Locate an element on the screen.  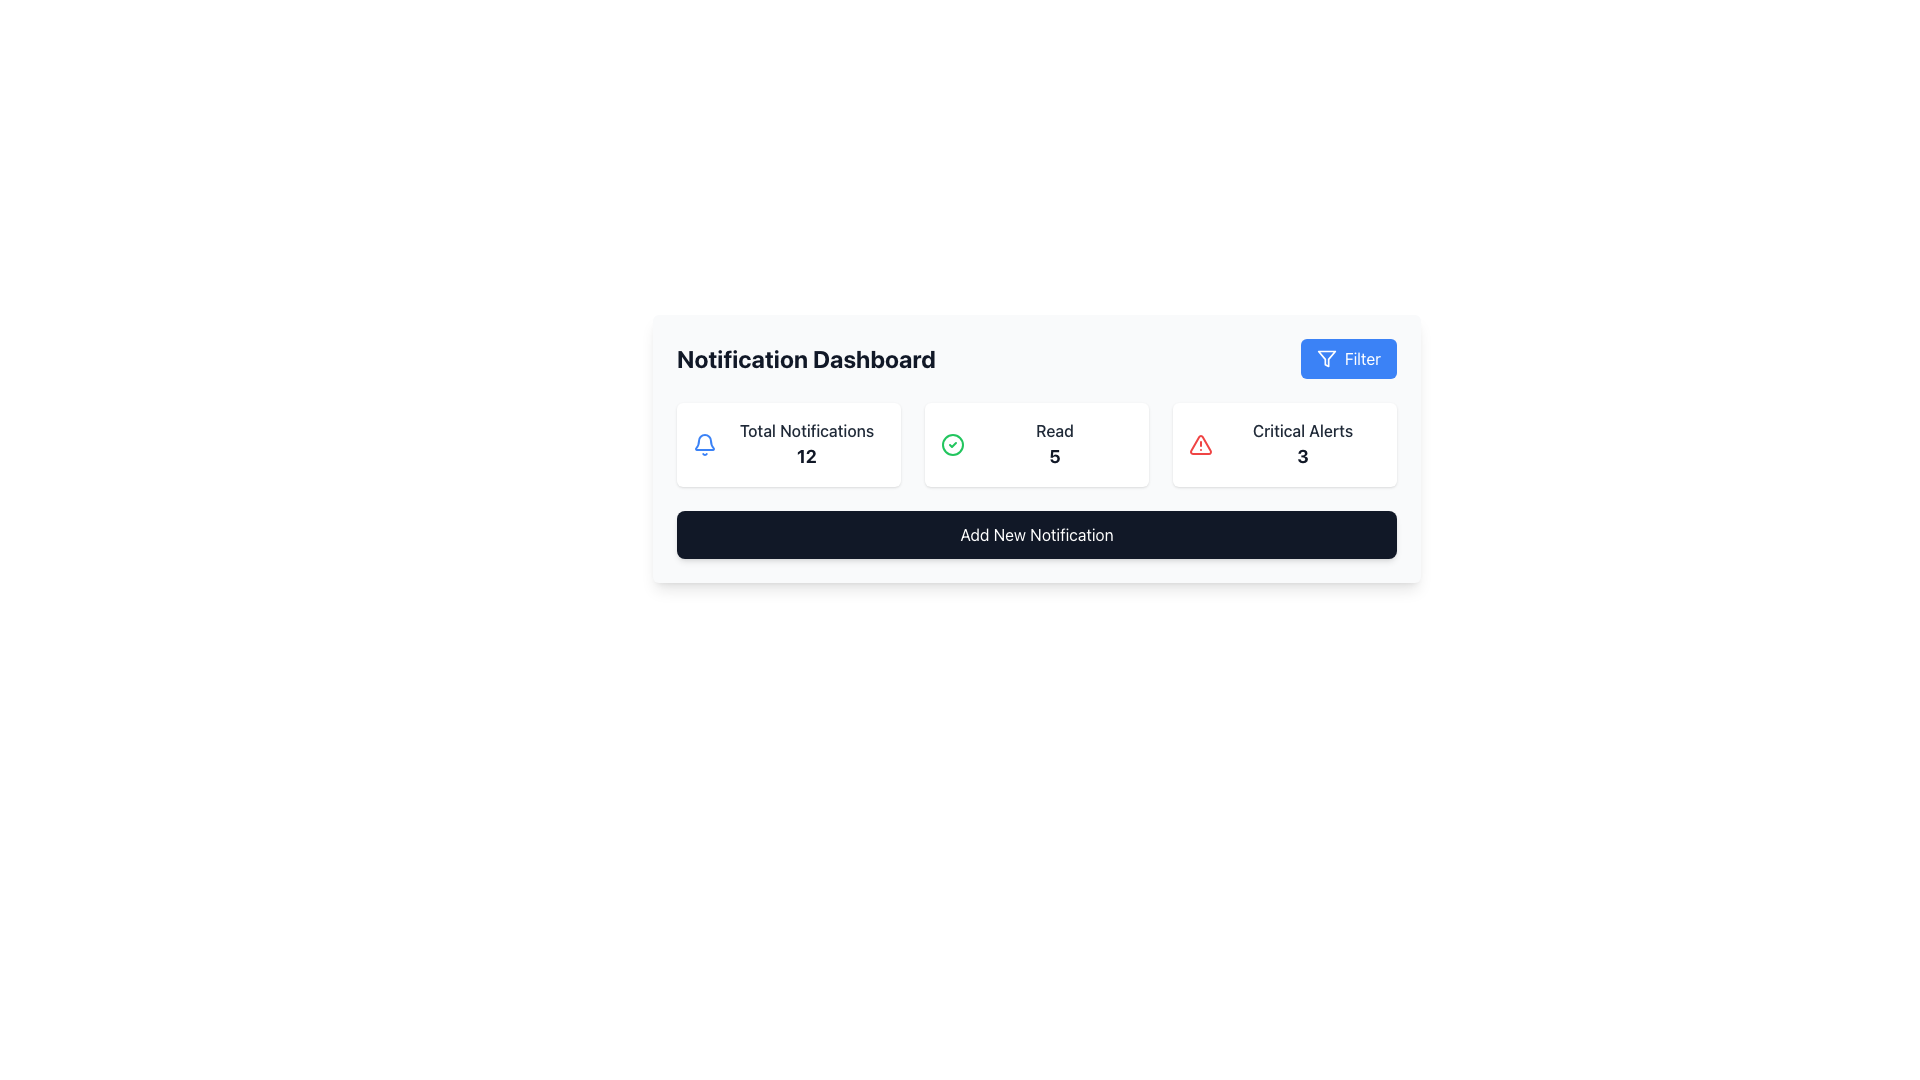
critical alert count displayed in the Text element located in the 'Critical Alerts' section of the notification dashboard, below the 'Critical Alerts' label and next to the warning icon is located at coordinates (1302, 456).